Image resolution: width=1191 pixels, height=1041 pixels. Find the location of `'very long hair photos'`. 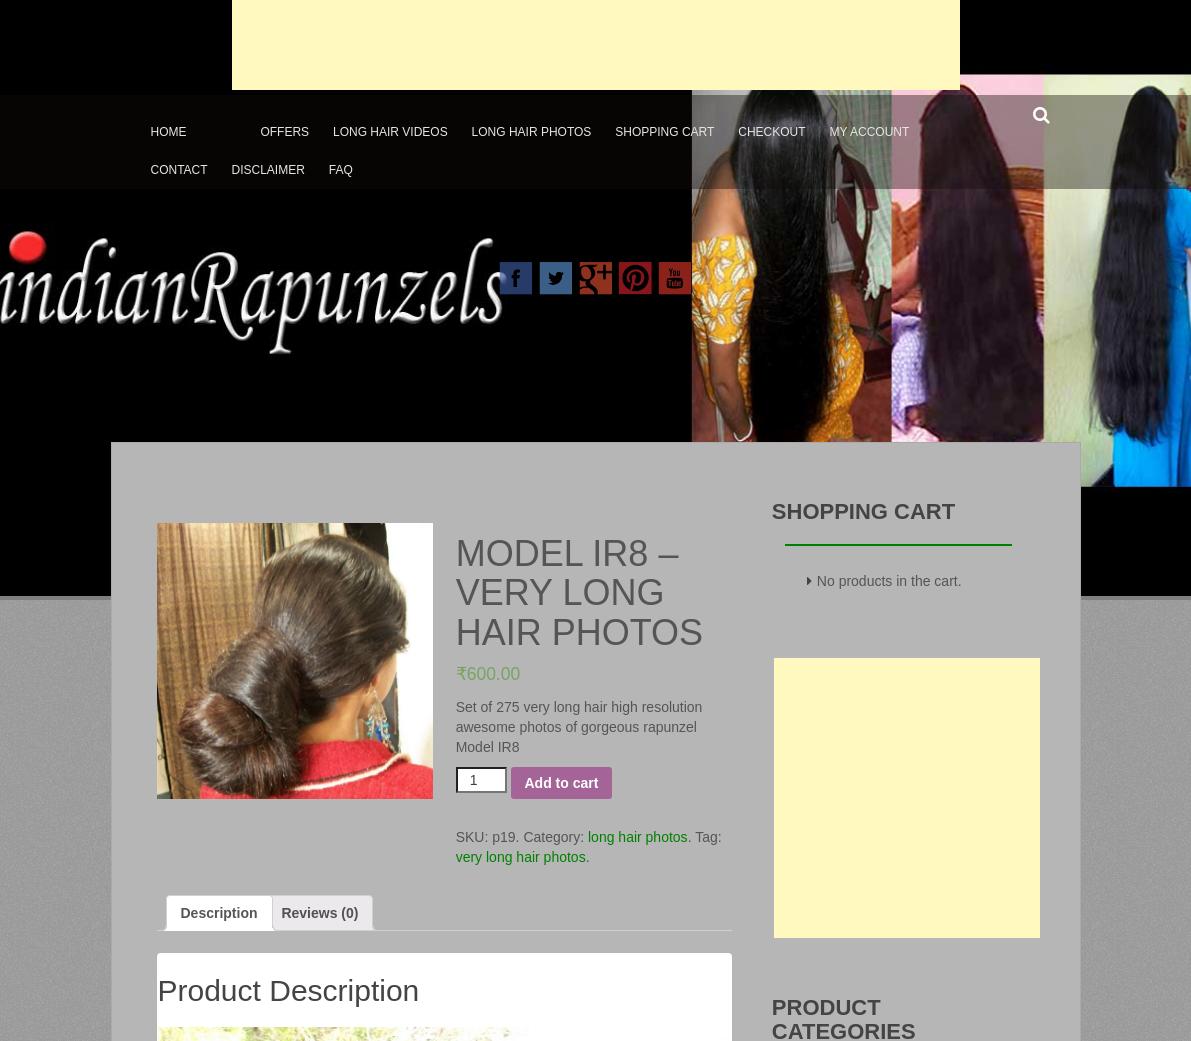

'very long hair photos' is located at coordinates (518, 855).